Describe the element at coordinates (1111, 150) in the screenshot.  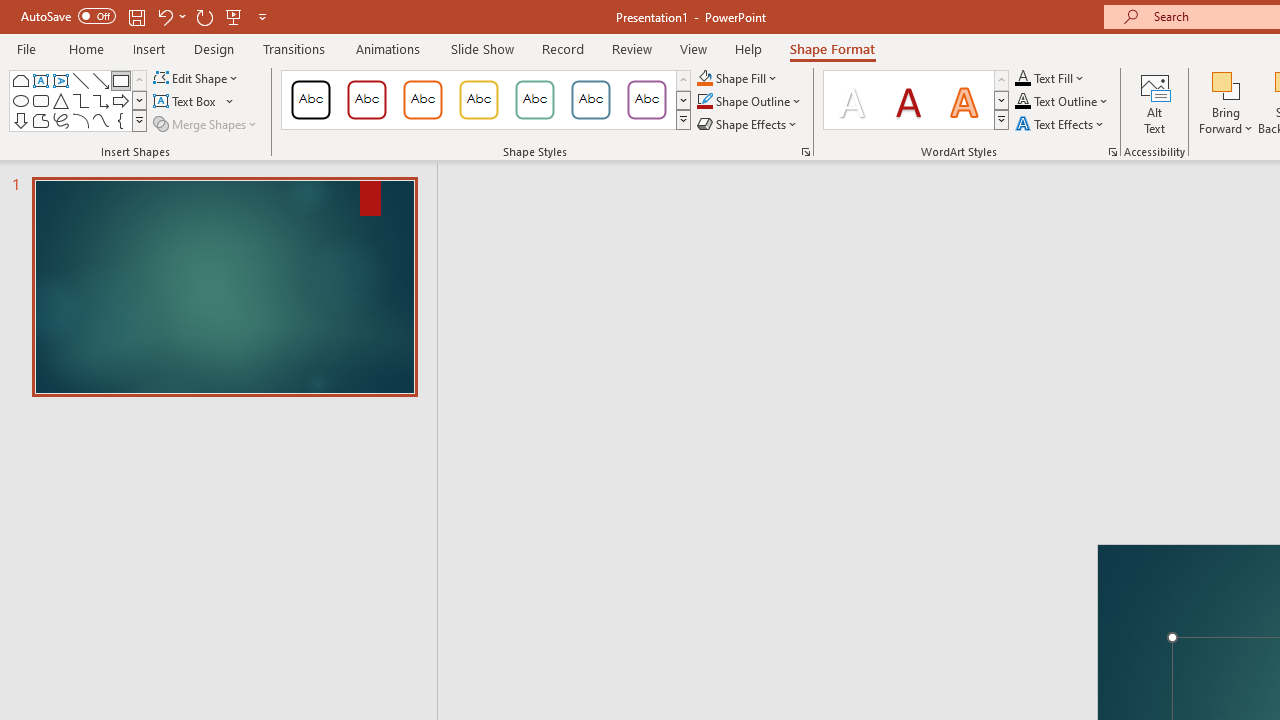
I see `'Format Text Effects...'` at that location.